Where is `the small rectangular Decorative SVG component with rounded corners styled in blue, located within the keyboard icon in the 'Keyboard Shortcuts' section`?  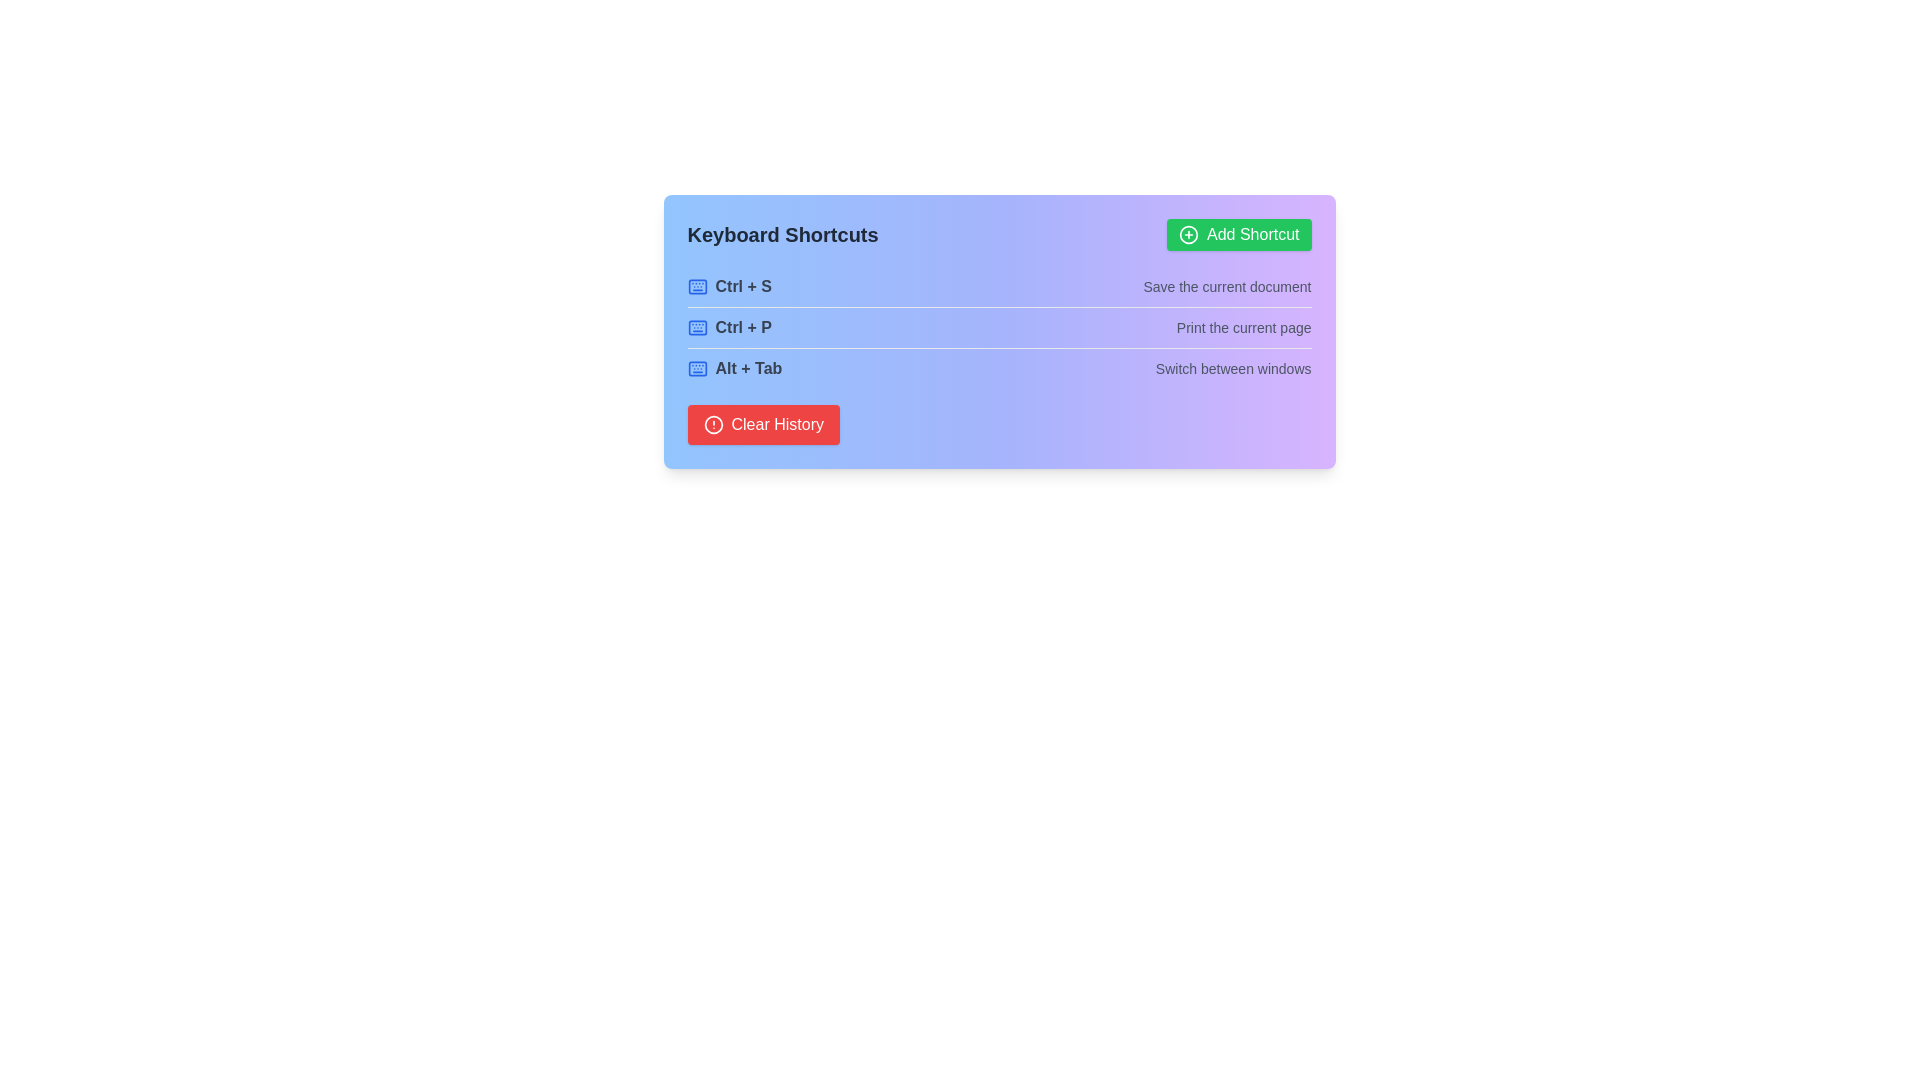 the small rectangular Decorative SVG component with rounded corners styled in blue, located within the keyboard icon in the 'Keyboard Shortcuts' section is located at coordinates (697, 369).